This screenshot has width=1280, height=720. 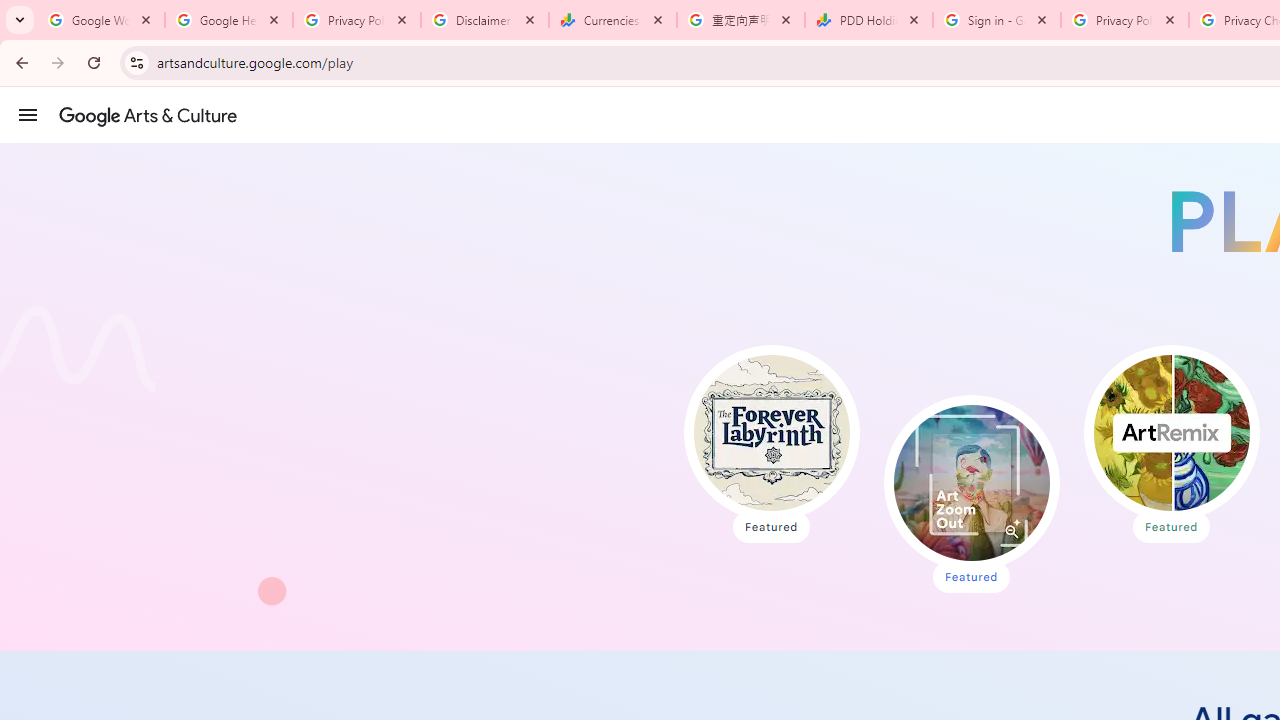 What do you see at coordinates (612, 20) in the screenshot?
I see `'Currencies - Google Finance'` at bounding box center [612, 20].